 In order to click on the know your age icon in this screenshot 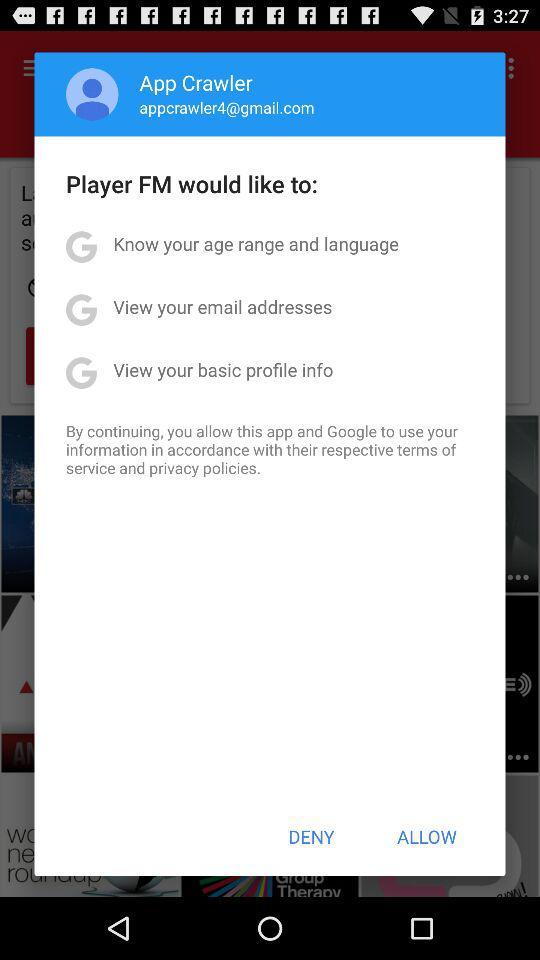, I will do `click(256, 242)`.